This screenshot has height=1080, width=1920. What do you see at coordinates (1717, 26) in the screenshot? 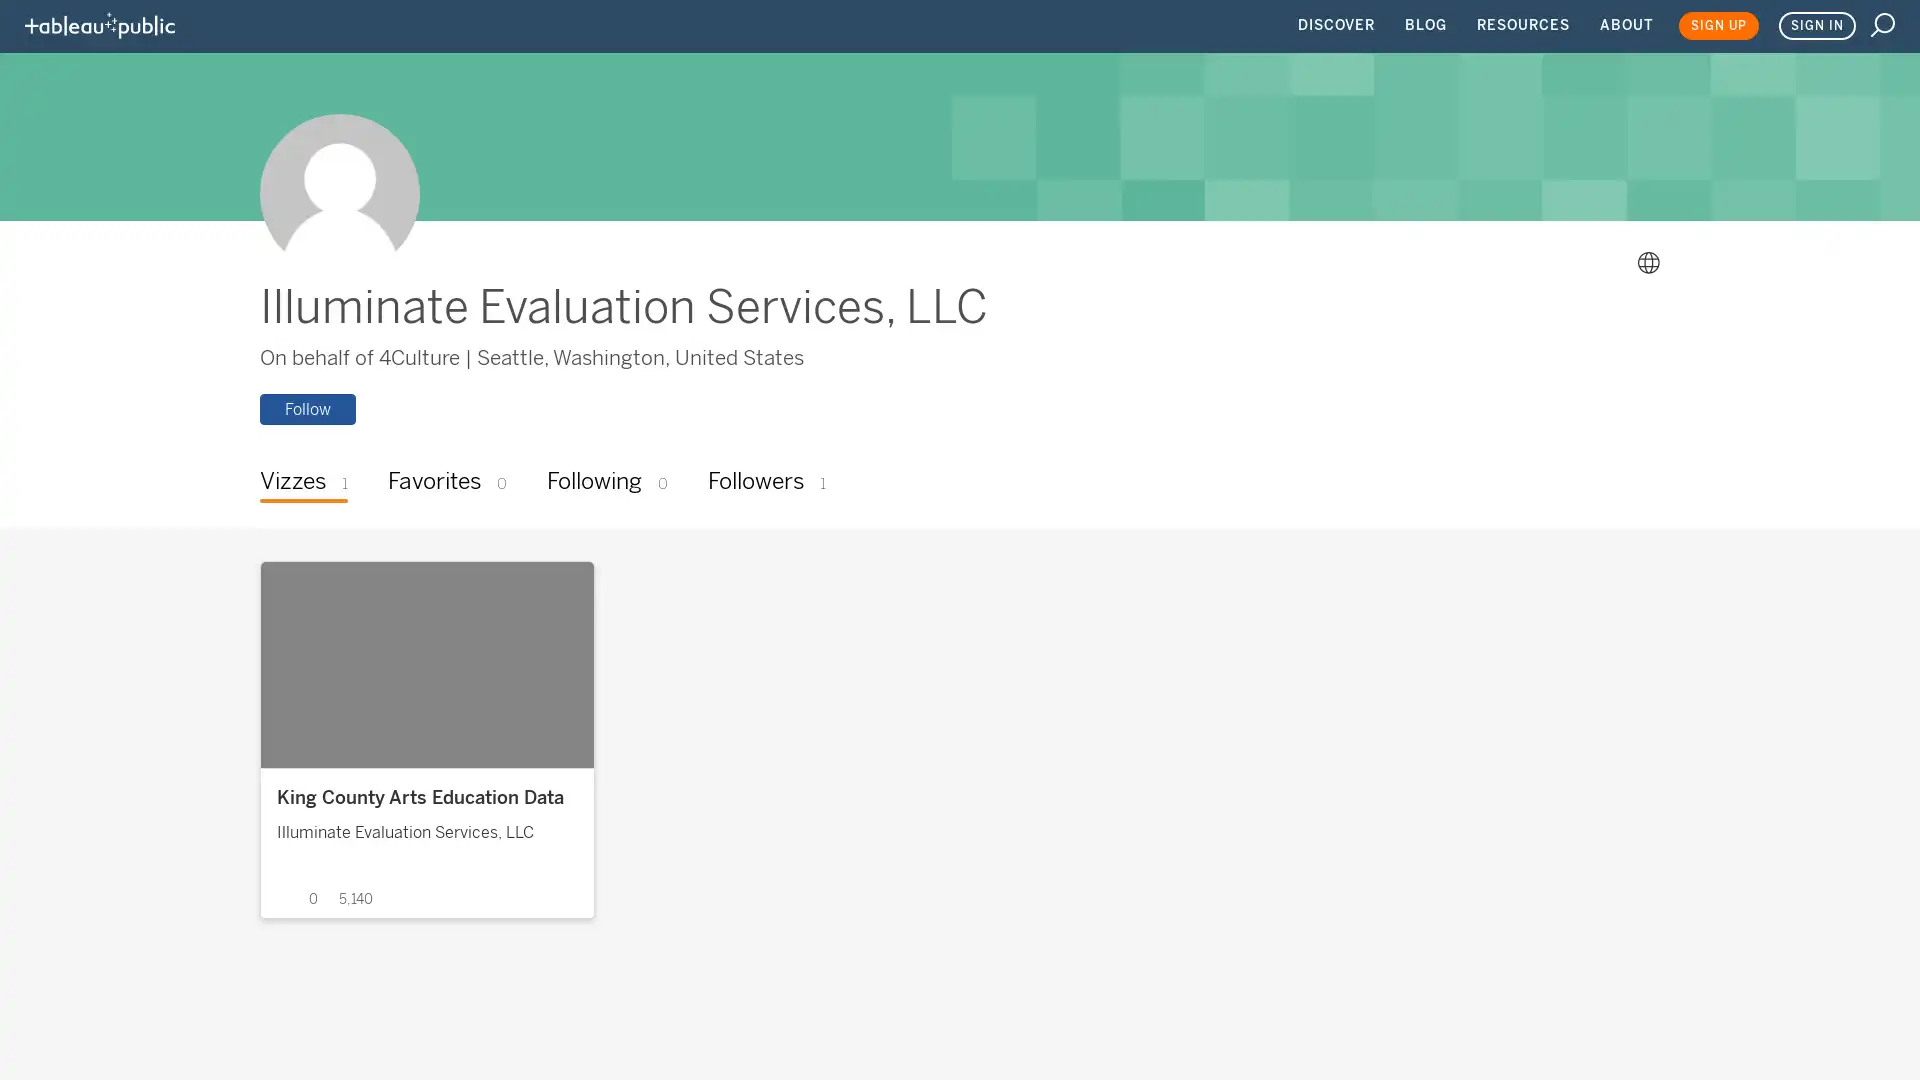
I see `SIGN UP` at bounding box center [1717, 26].